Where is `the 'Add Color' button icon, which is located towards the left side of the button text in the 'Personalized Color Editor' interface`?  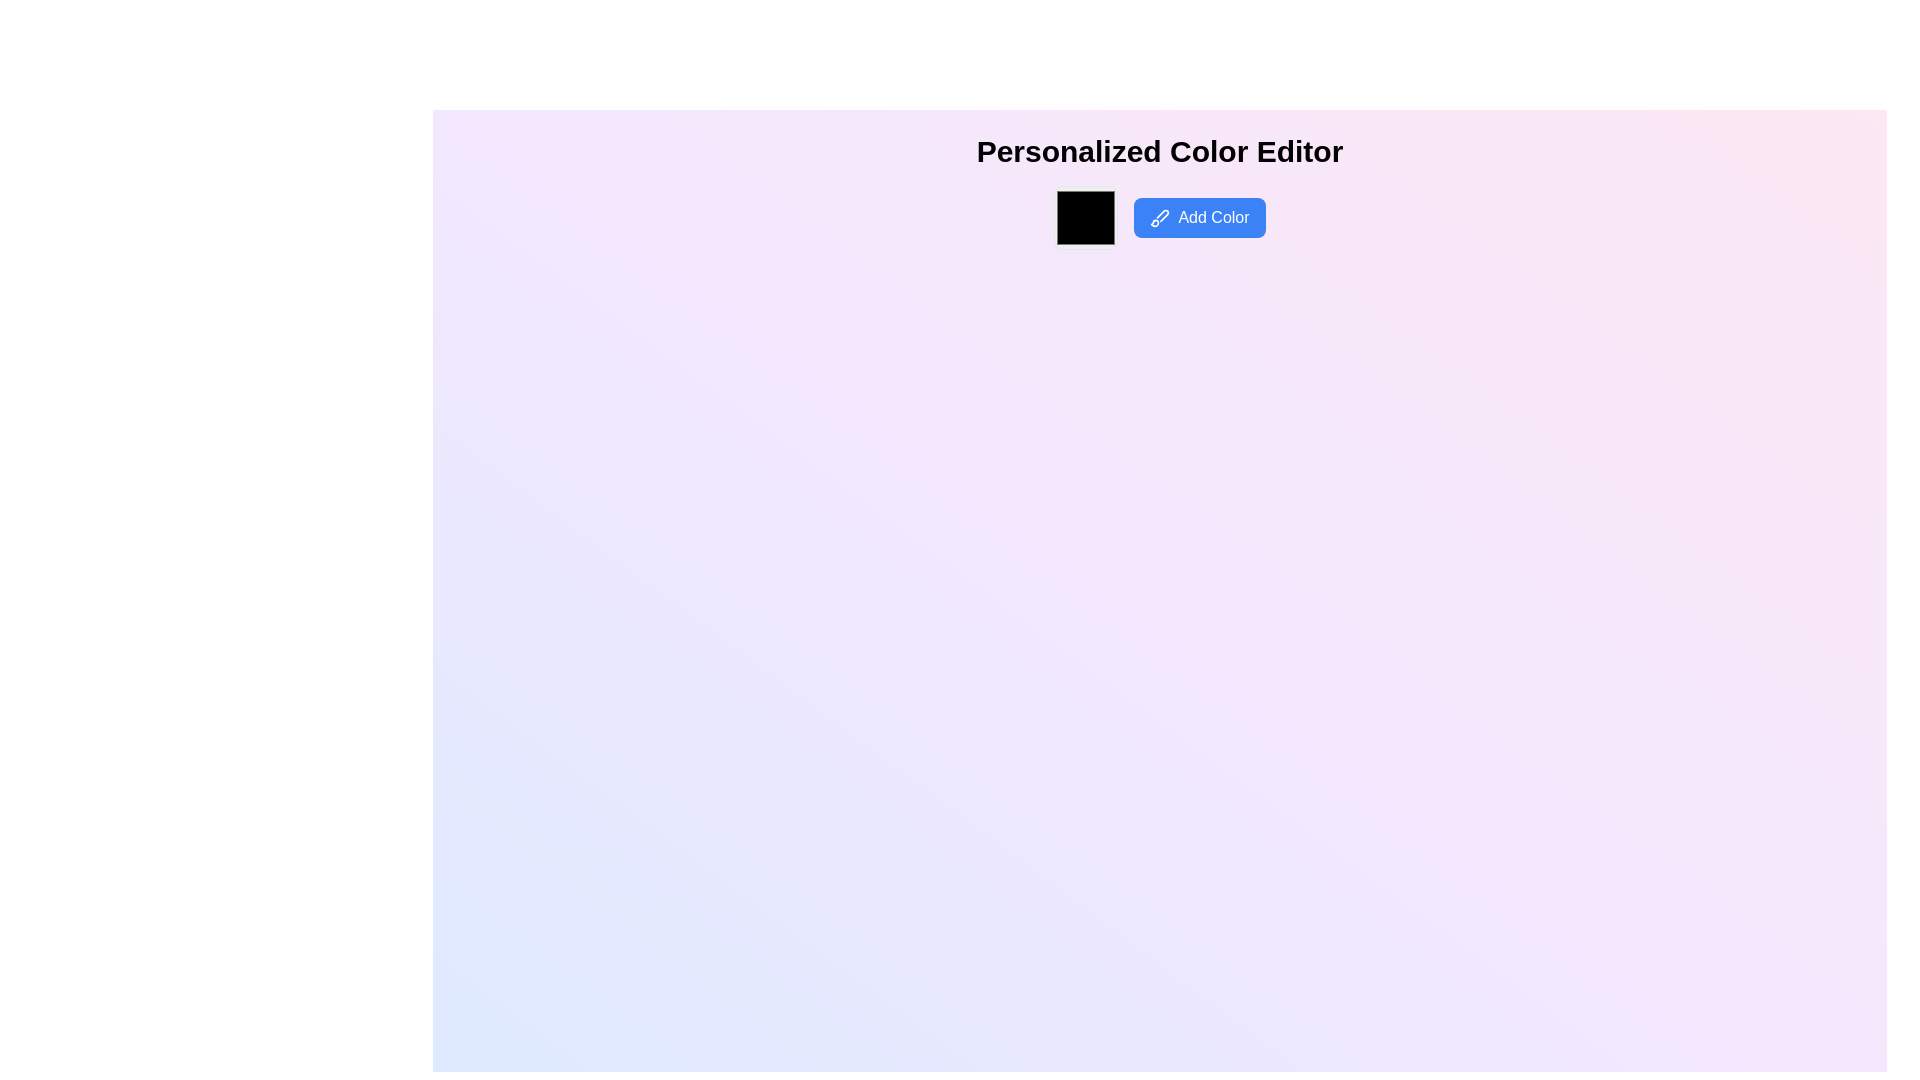
the 'Add Color' button icon, which is located towards the left side of the button text in the 'Personalized Color Editor' interface is located at coordinates (1160, 218).